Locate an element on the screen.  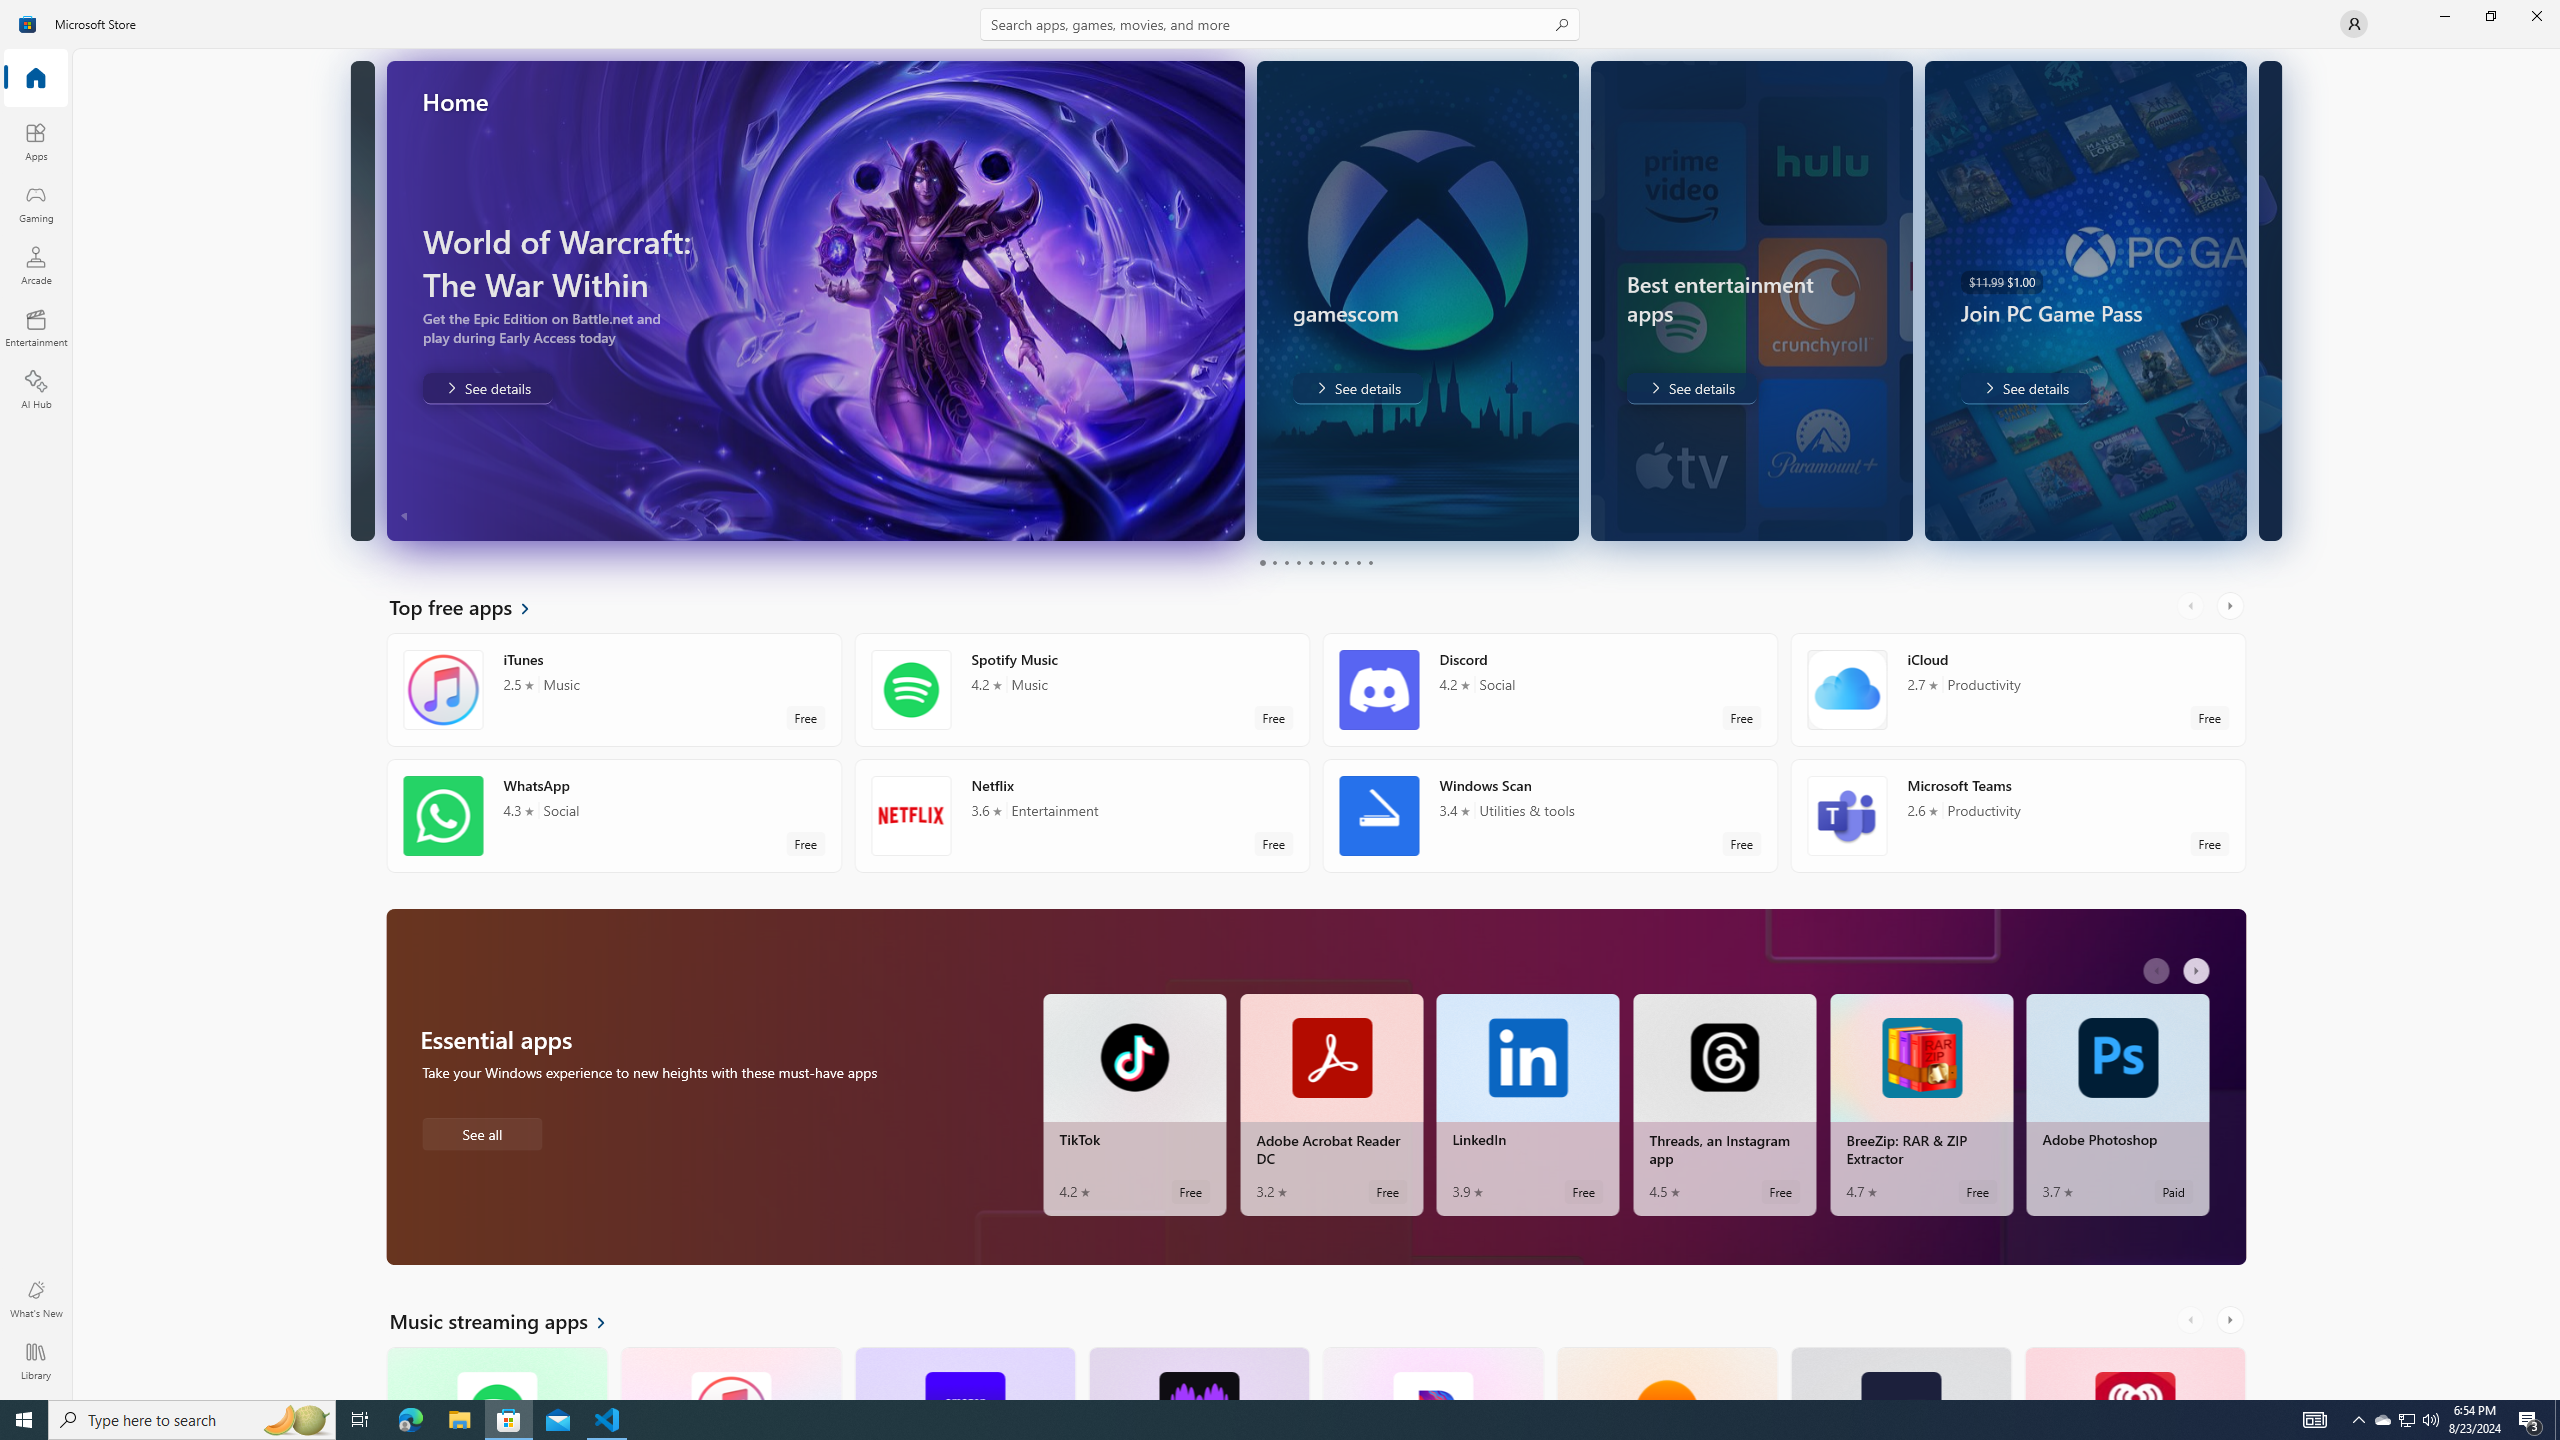
'AutomationID: Image' is located at coordinates (2257, 299).